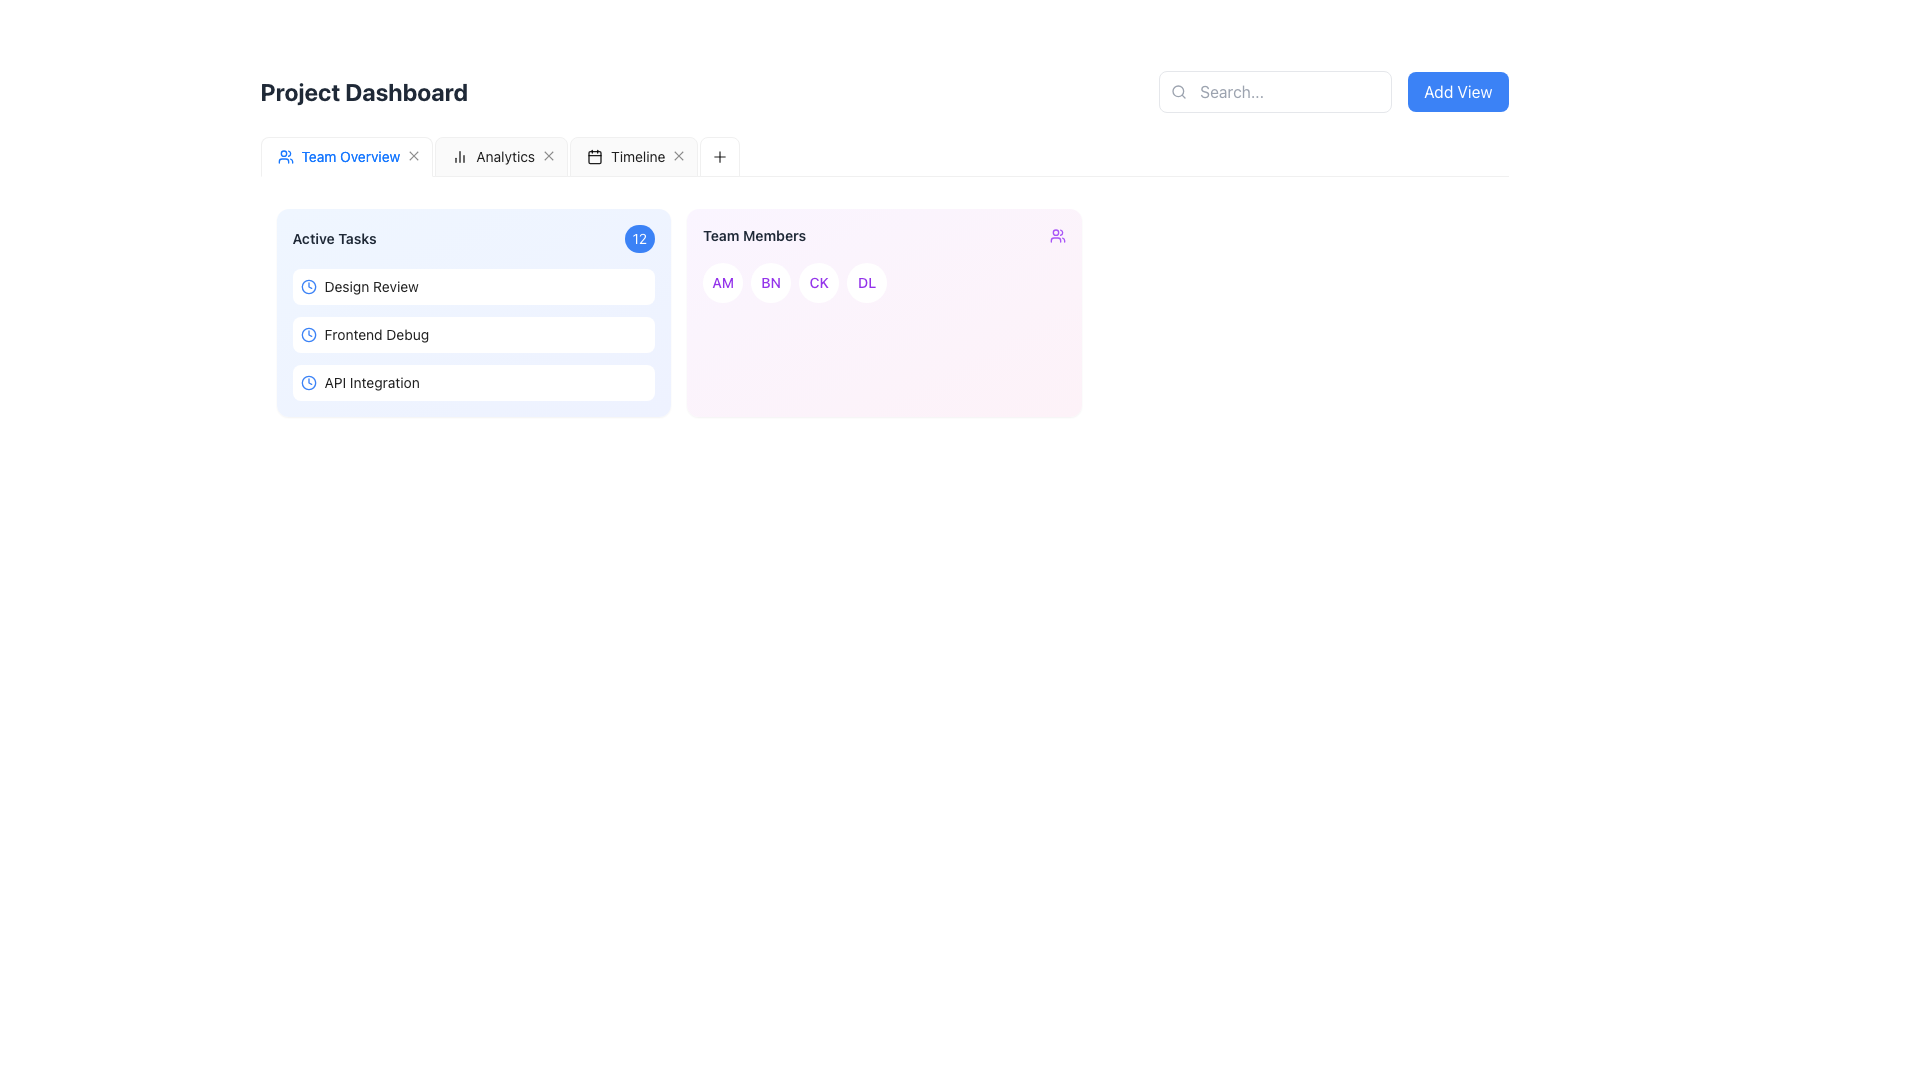 Image resolution: width=1920 pixels, height=1080 pixels. What do you see at coordinates (624, 156) in the screenshot?
I see `the third tab from the left on the tab bar` at bounding box center [624, 156].